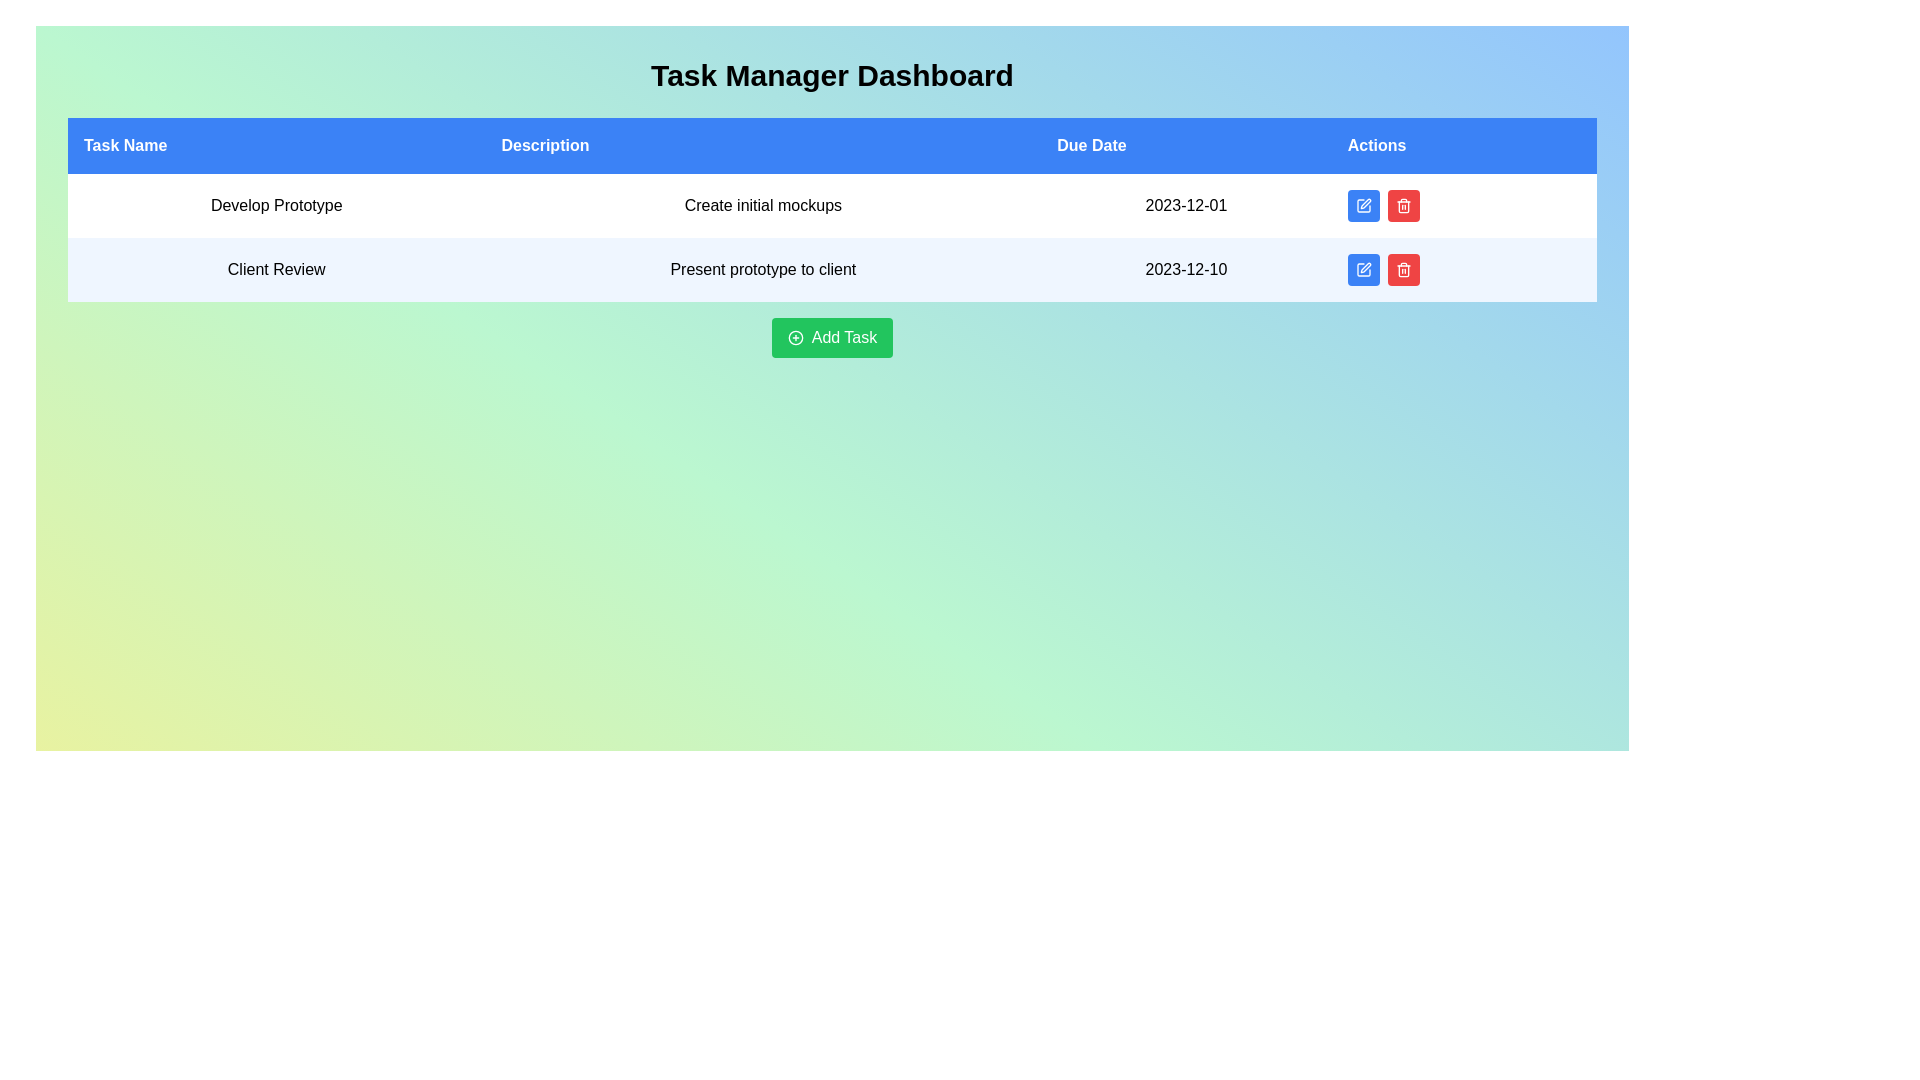 The image size is (1920, 1080). What do you see at coordinates (1186, 270) in the screenshot?
I see `the text display showing '2023-12-10' in the second row under the 'Due Date' header` at bounding box center [1186, 270].